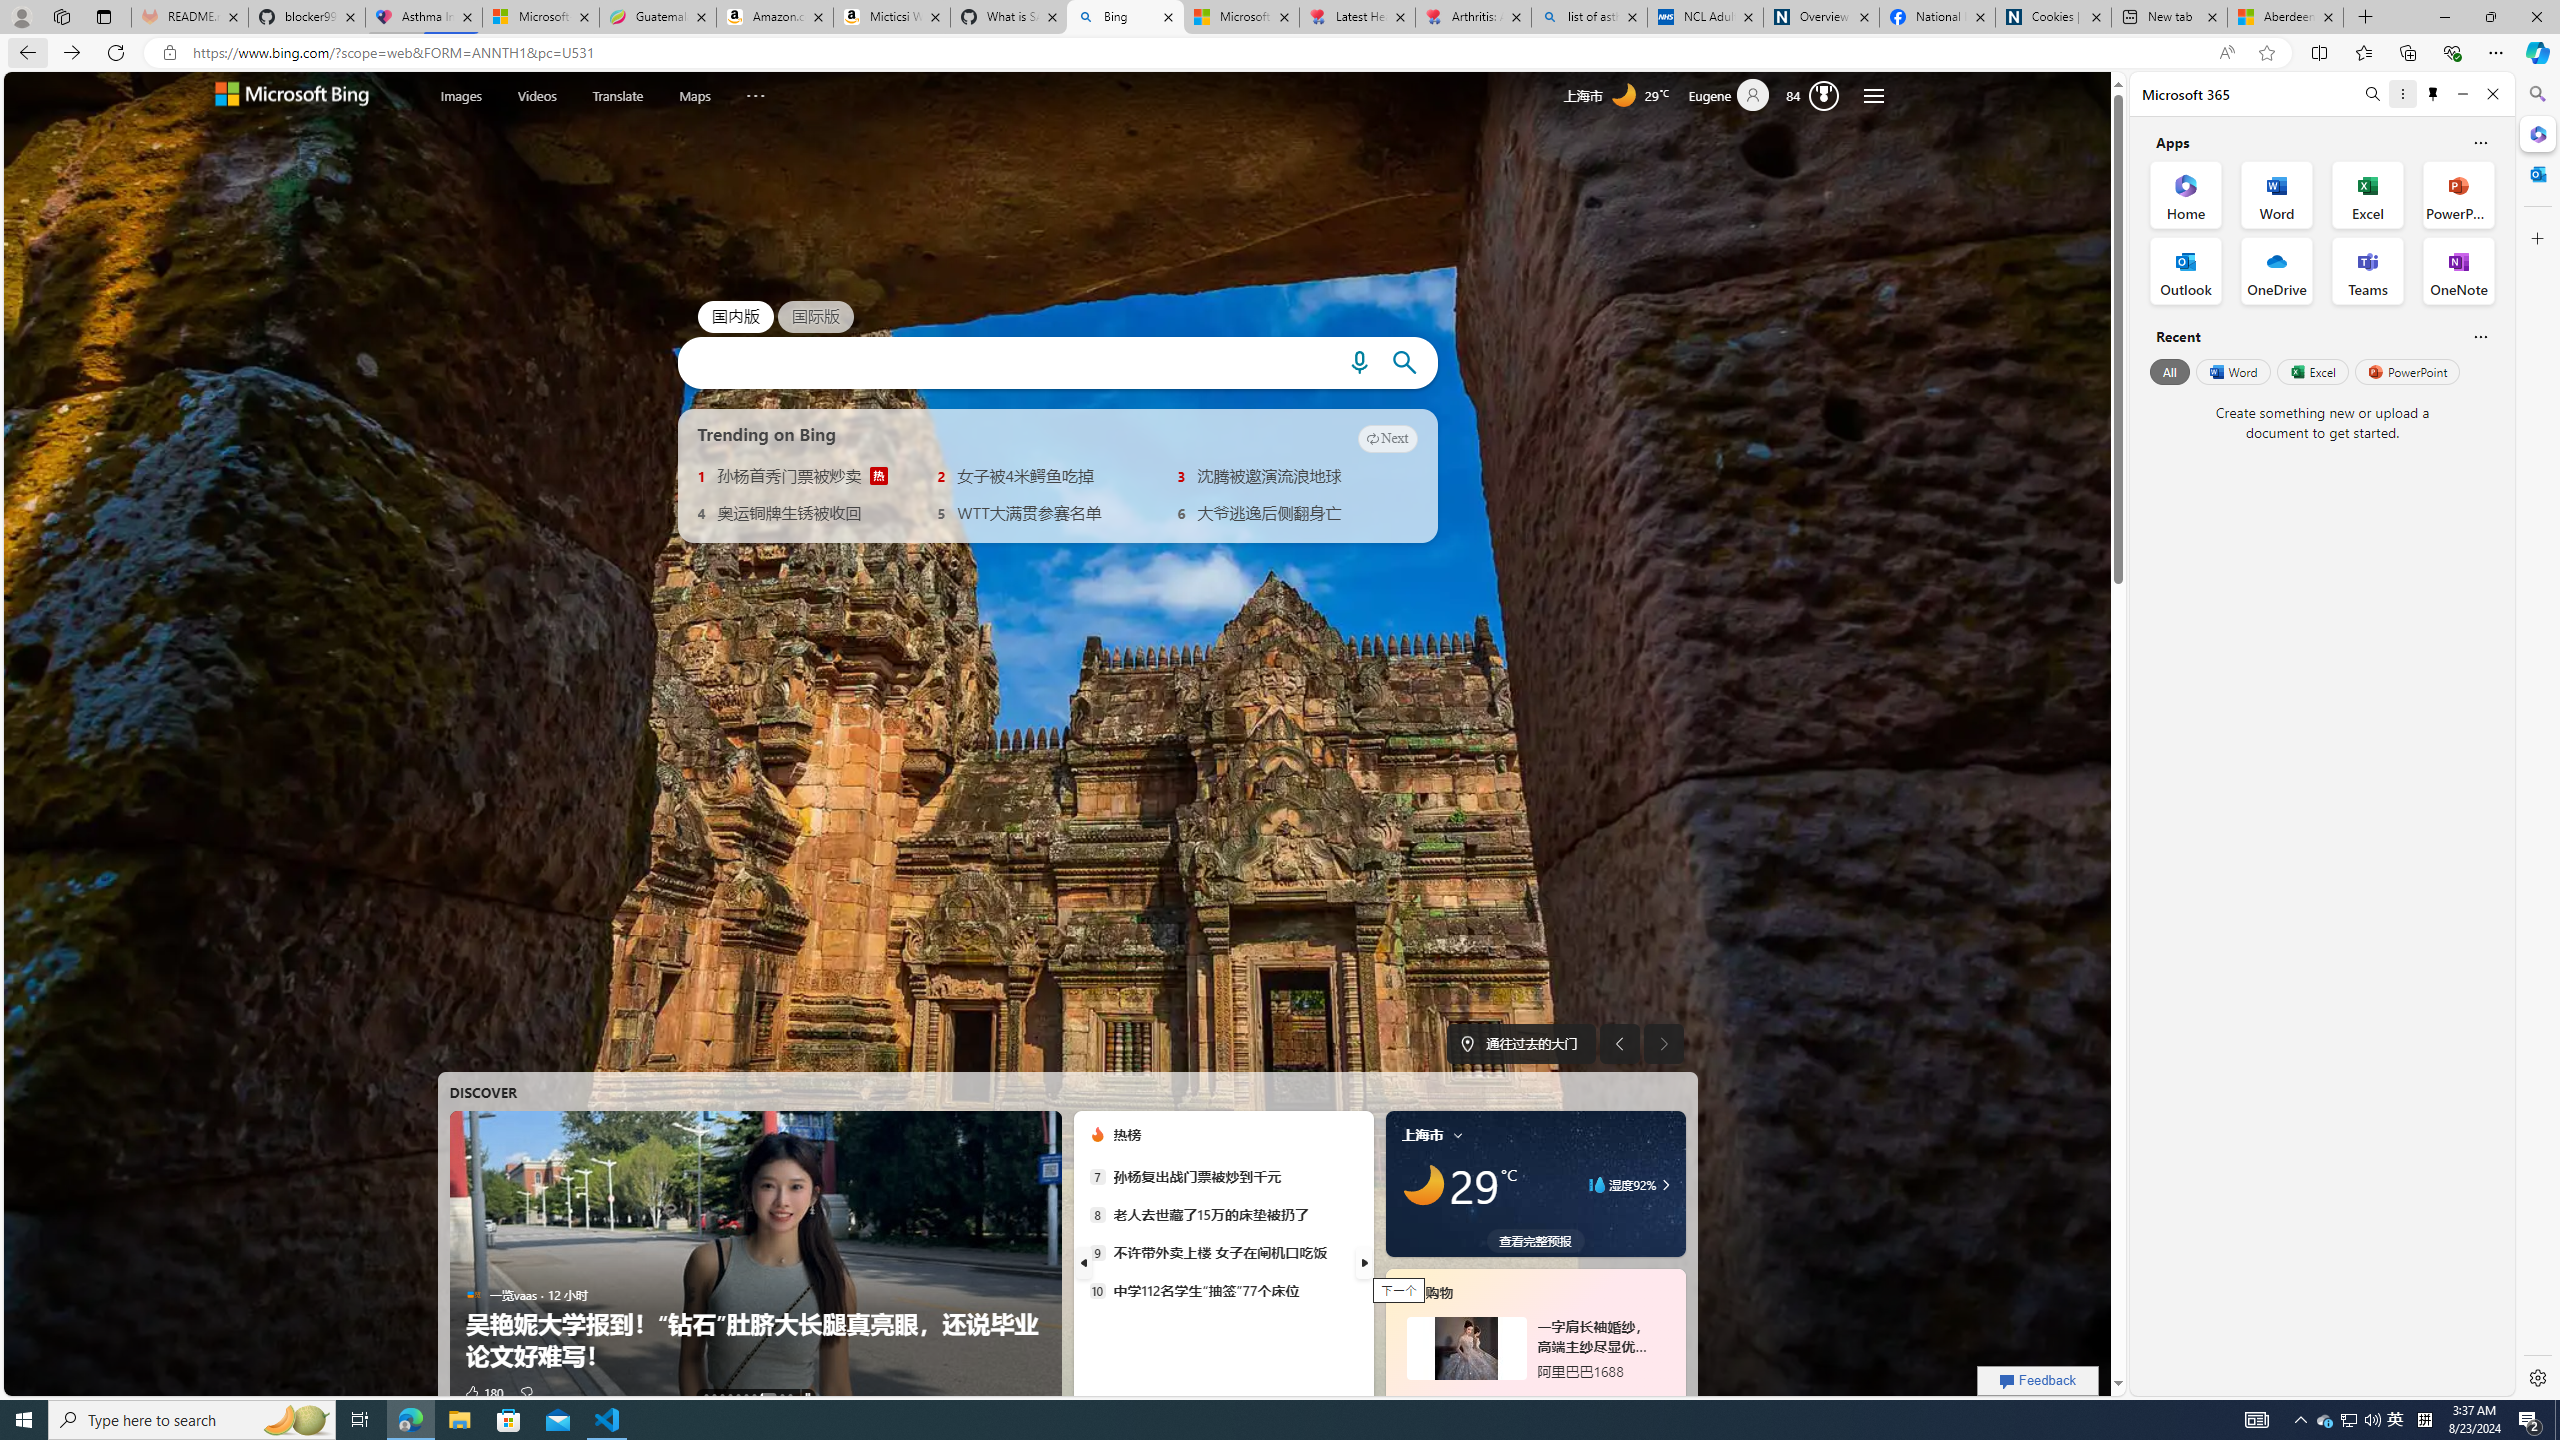  I want to click on 'Is this helpful?', so click(2479, 336).